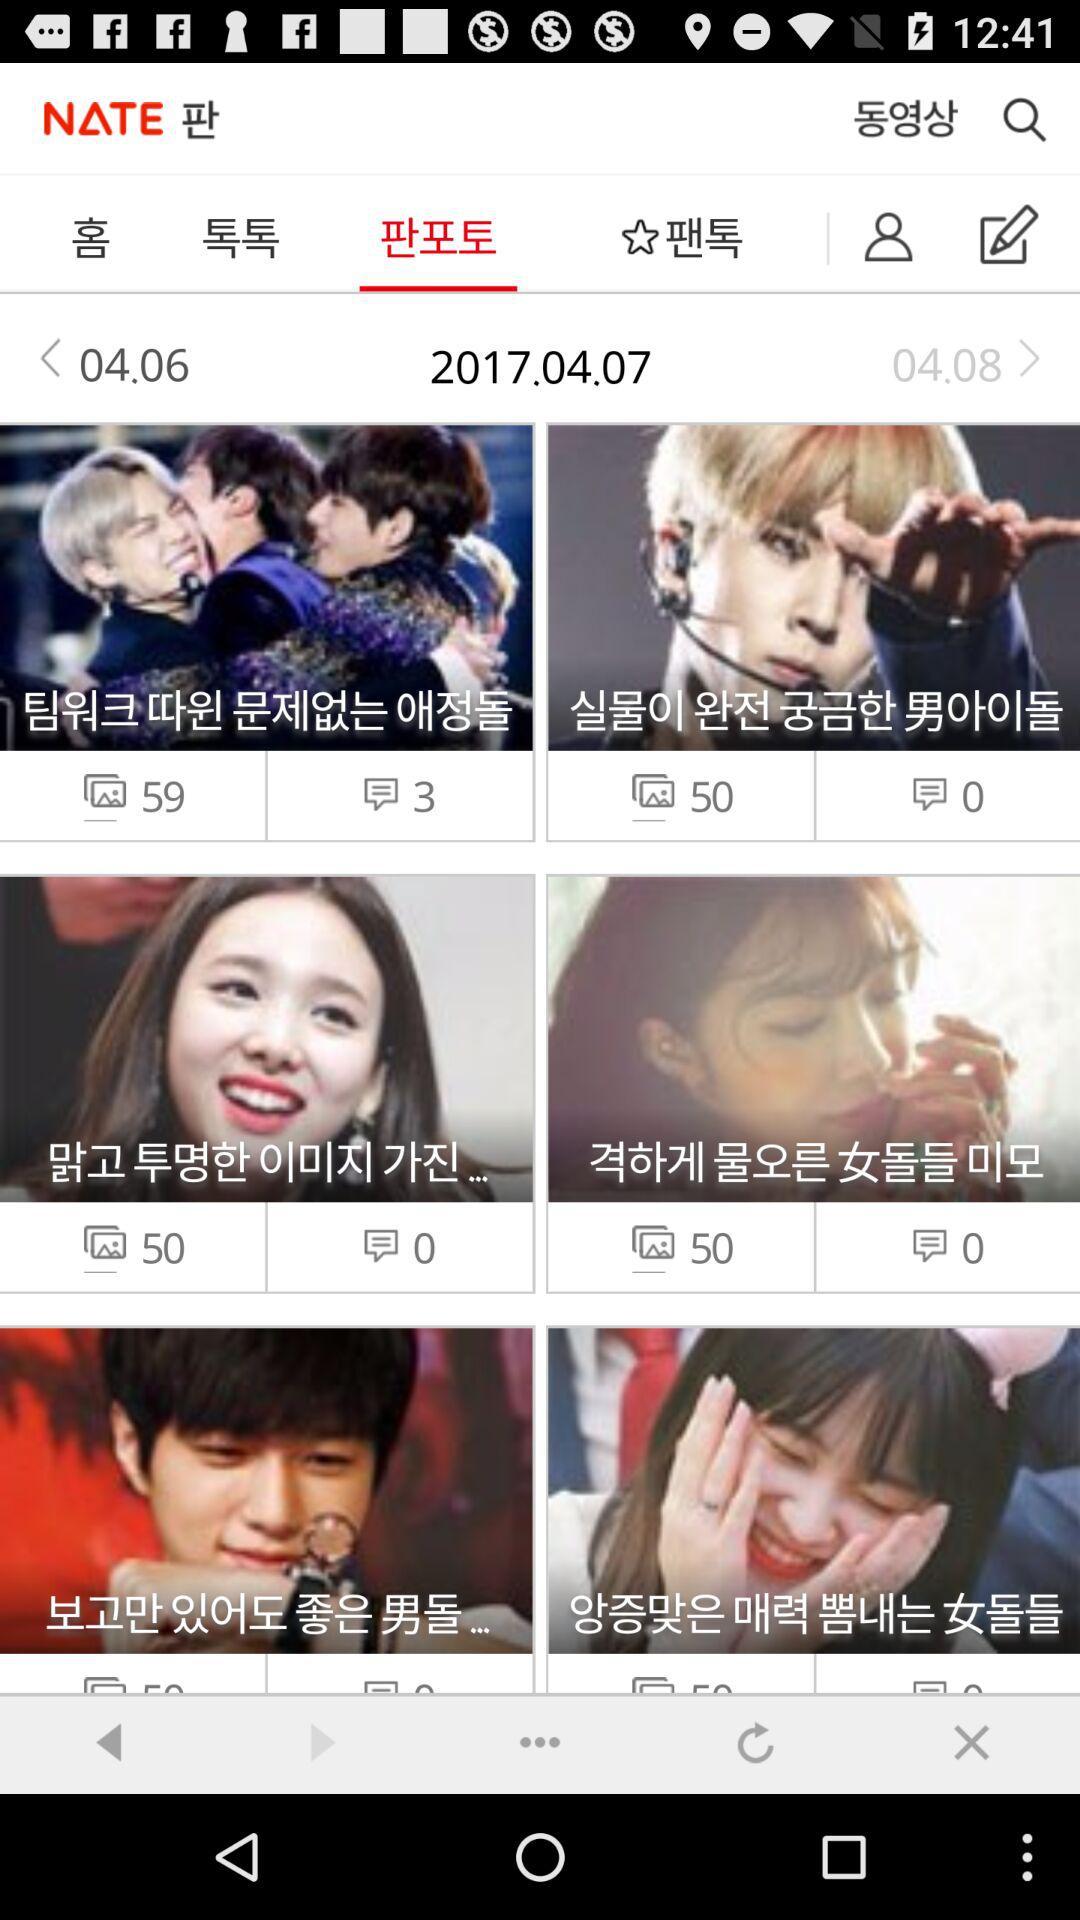 The image size is (1080, 1920). I want to click on back ward, so click(108, 1741).